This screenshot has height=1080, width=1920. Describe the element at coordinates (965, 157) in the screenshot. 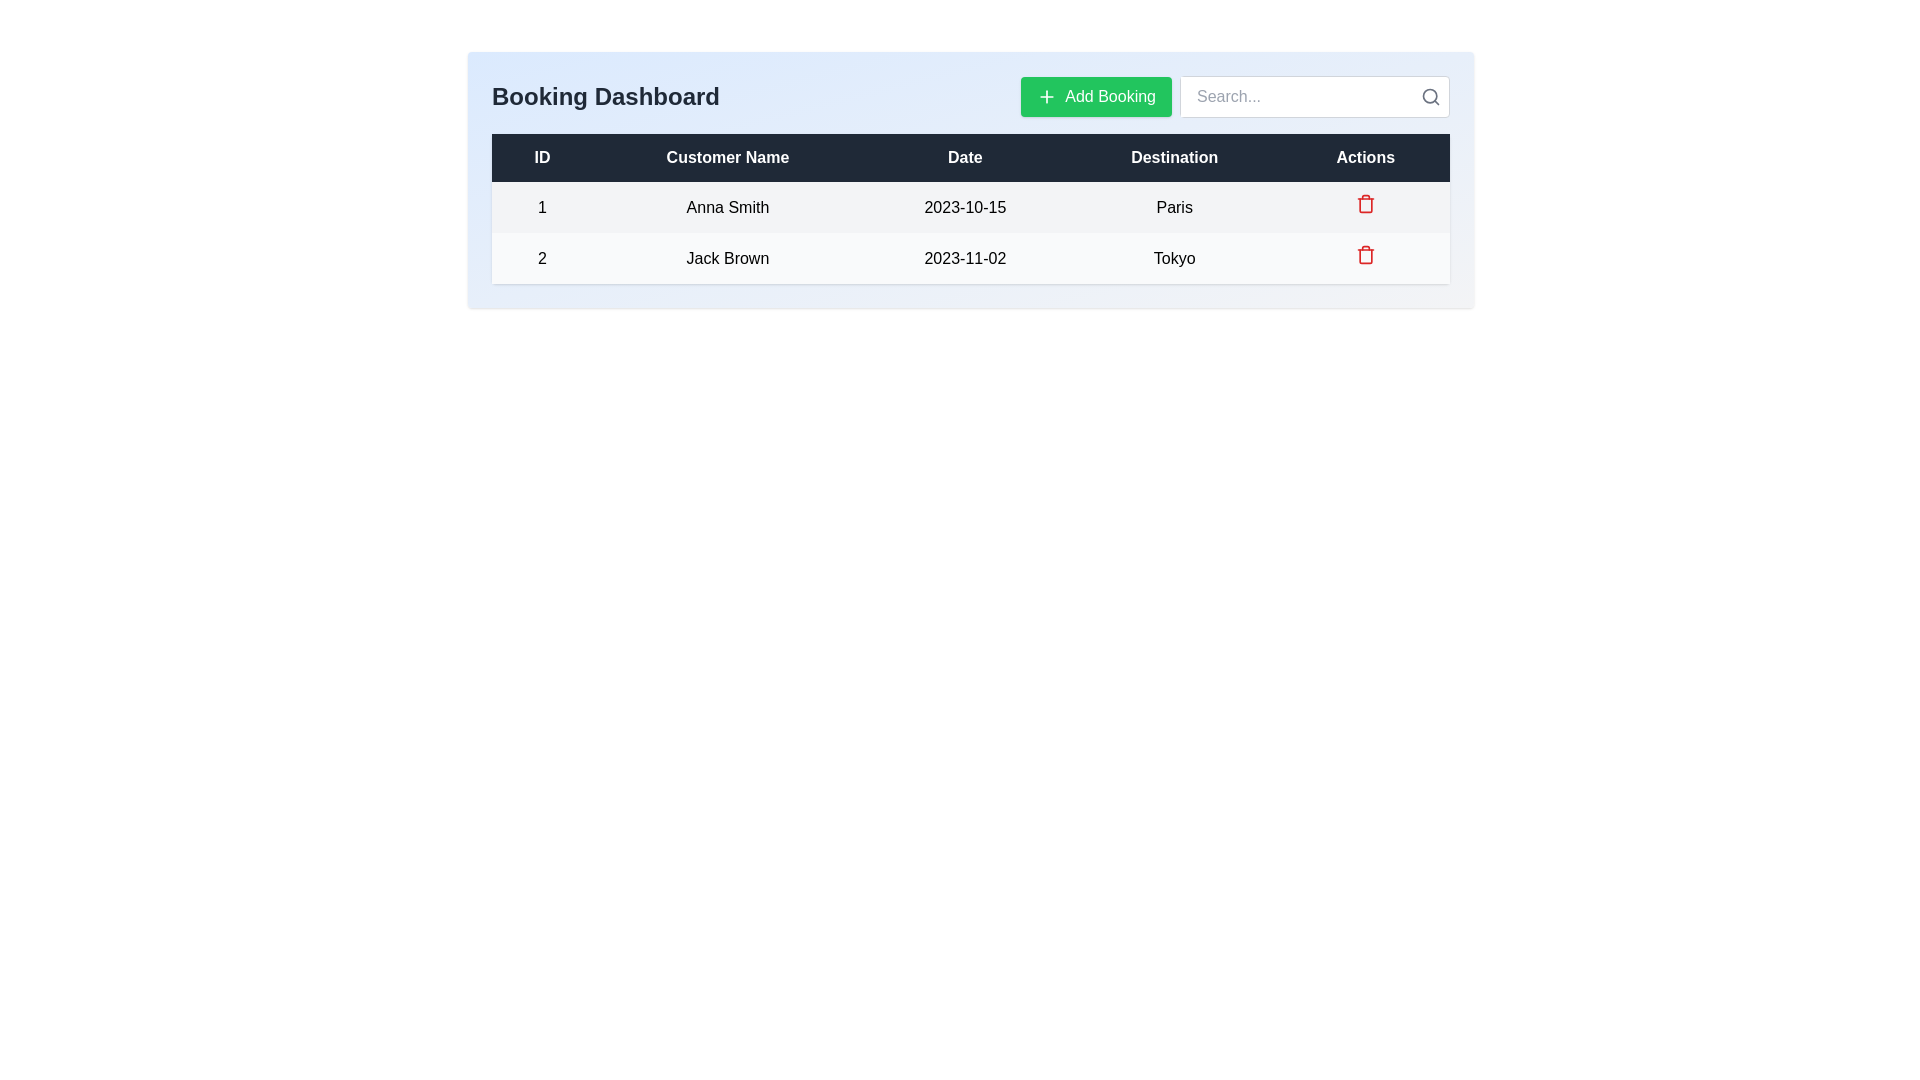

I see `the text label displaying 'Date' in white font on a dark background, which is part of a table header positioned between 'Customer Name' and 'Destination'` at that location.